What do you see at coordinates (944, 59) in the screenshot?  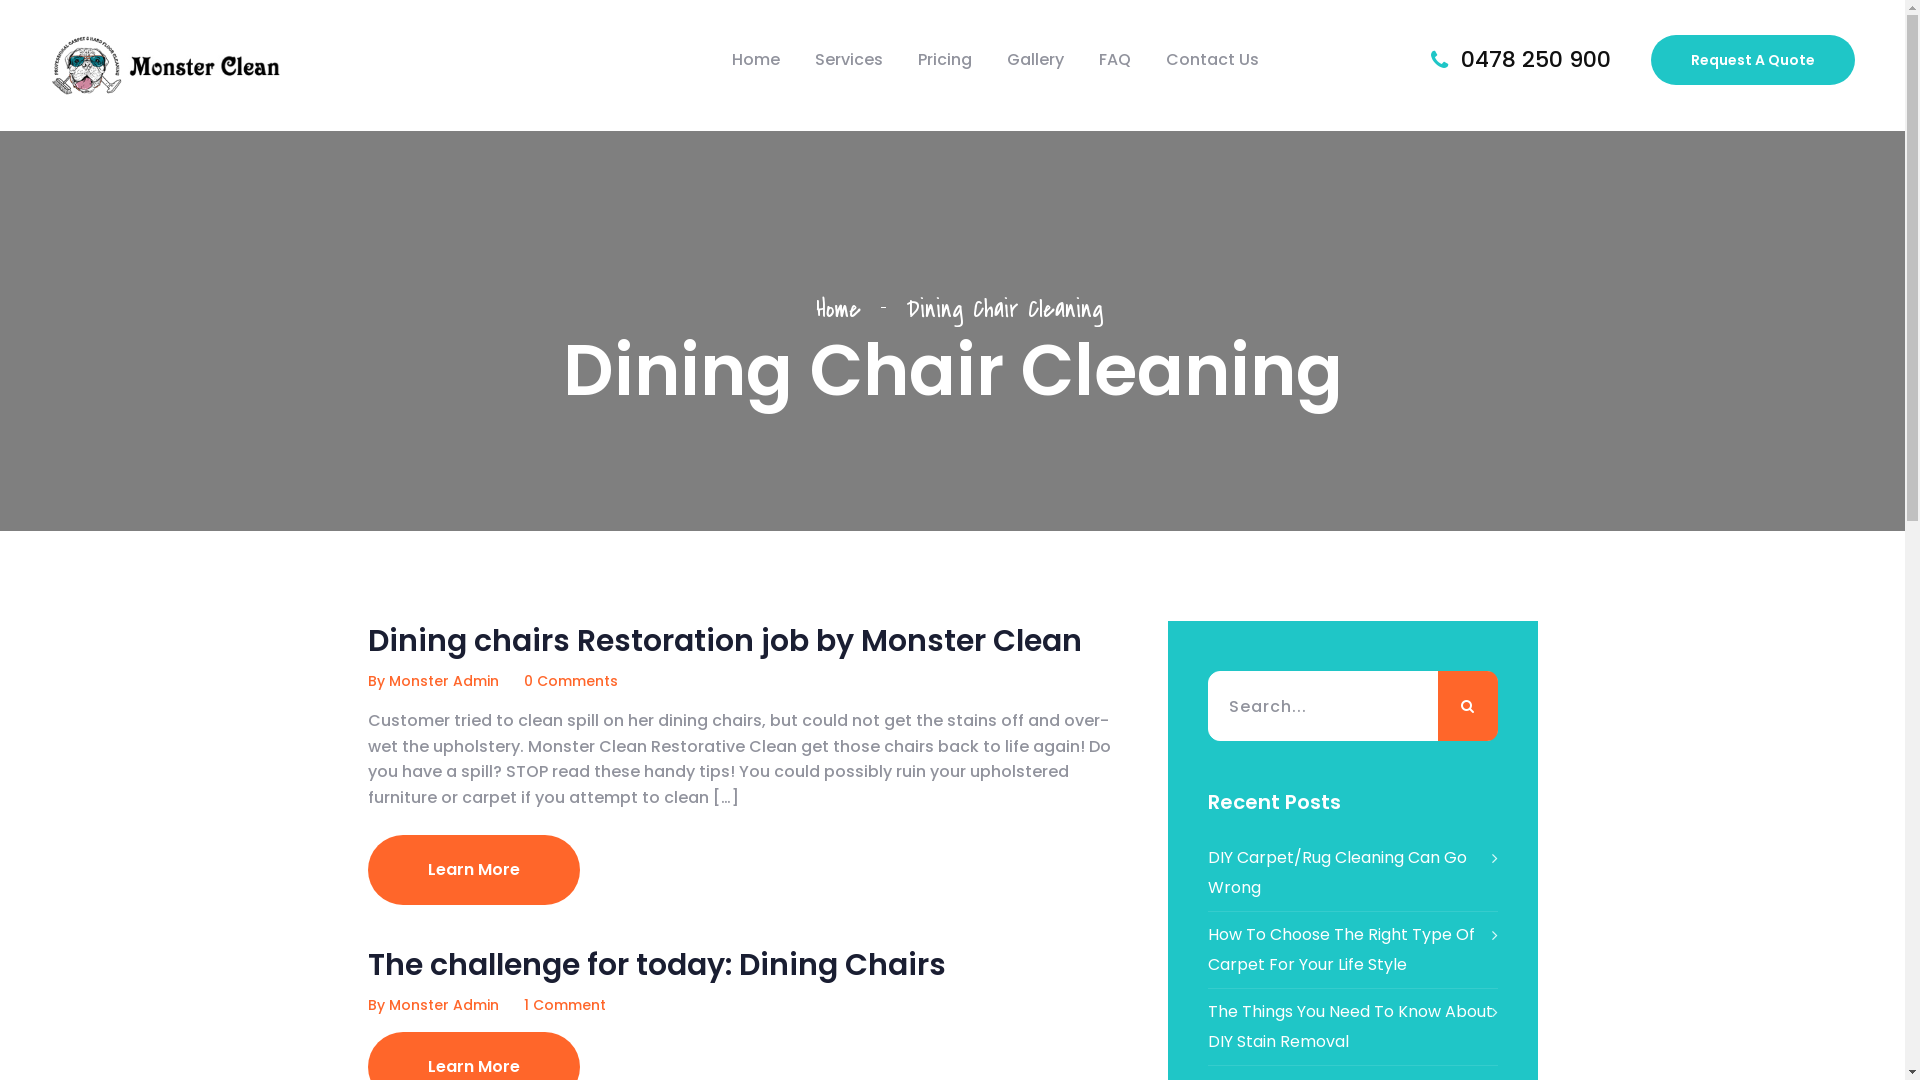 I see `'Pricing'` at bounding box center [944, 59].